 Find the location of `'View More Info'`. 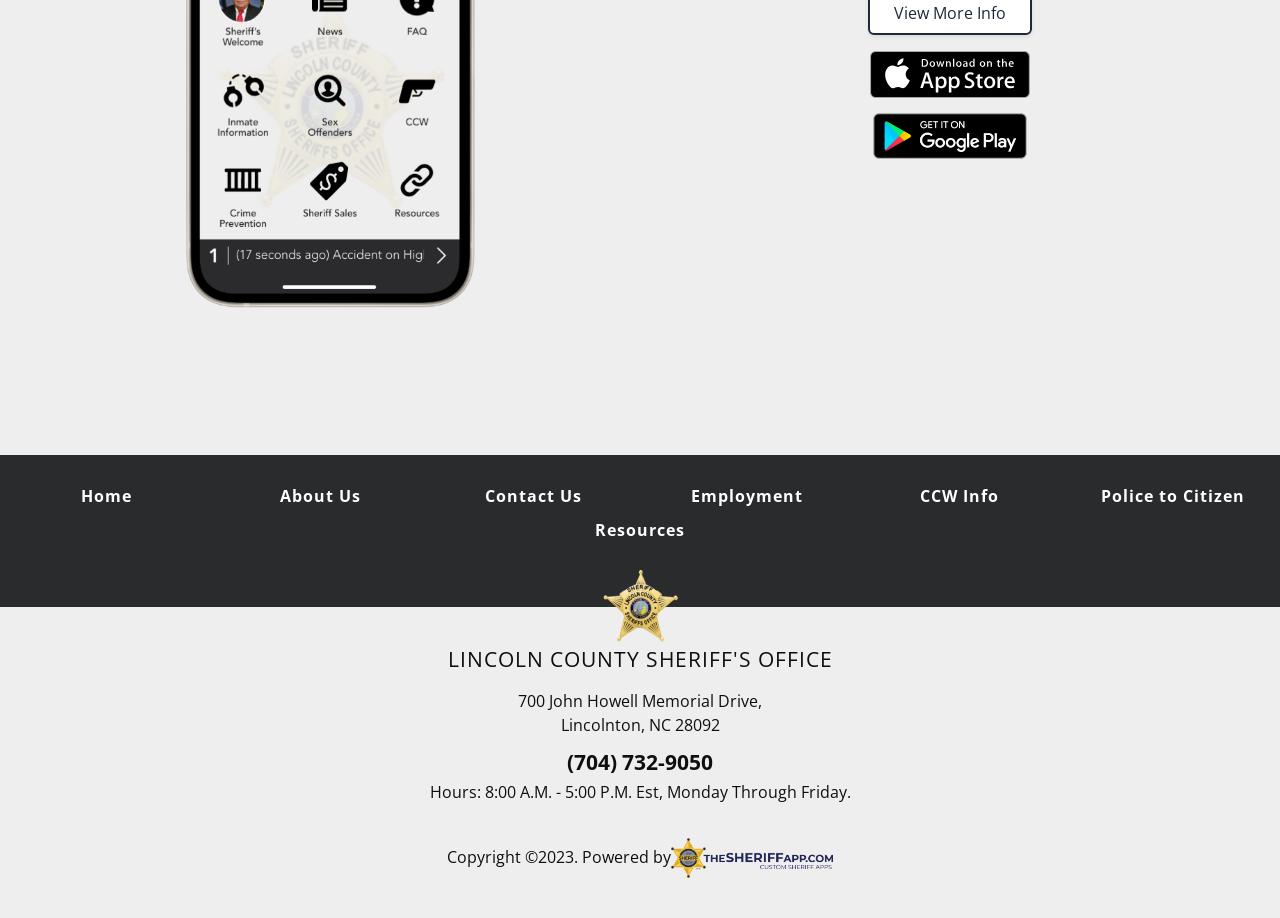

'View More Info' is located at coordinates (949, 12).